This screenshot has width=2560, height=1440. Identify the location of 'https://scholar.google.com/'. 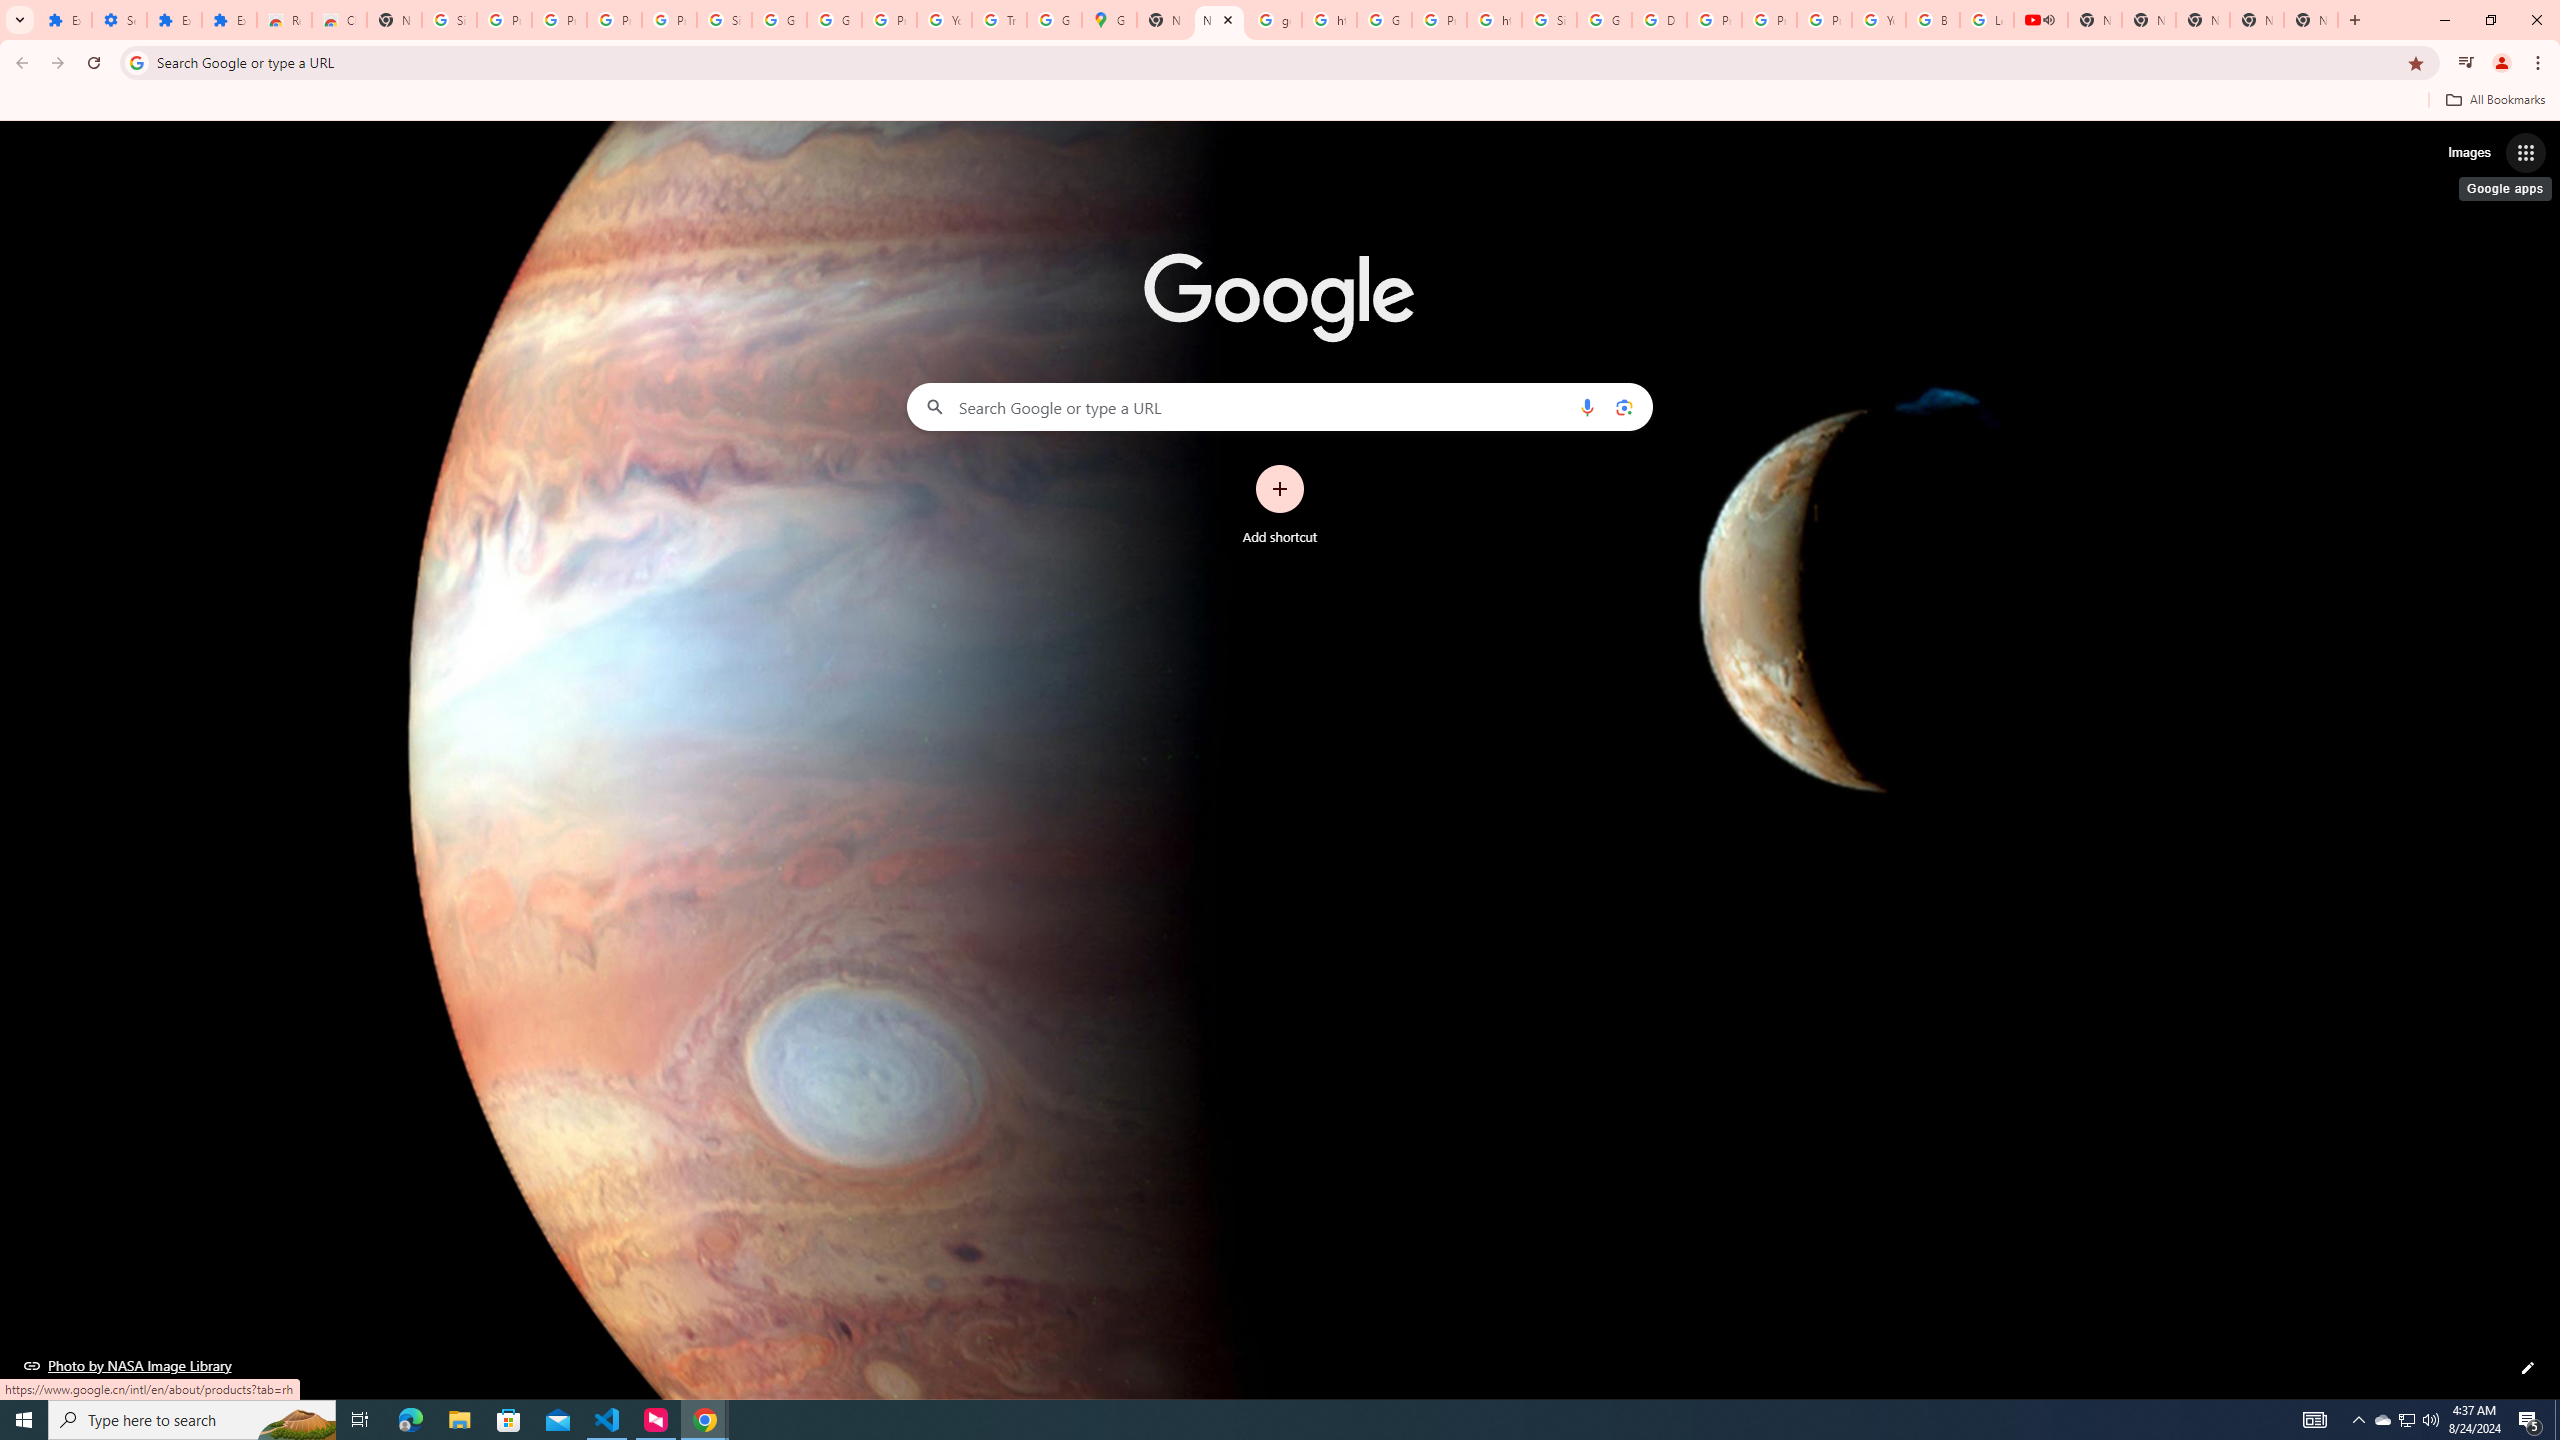
(1328, 19).